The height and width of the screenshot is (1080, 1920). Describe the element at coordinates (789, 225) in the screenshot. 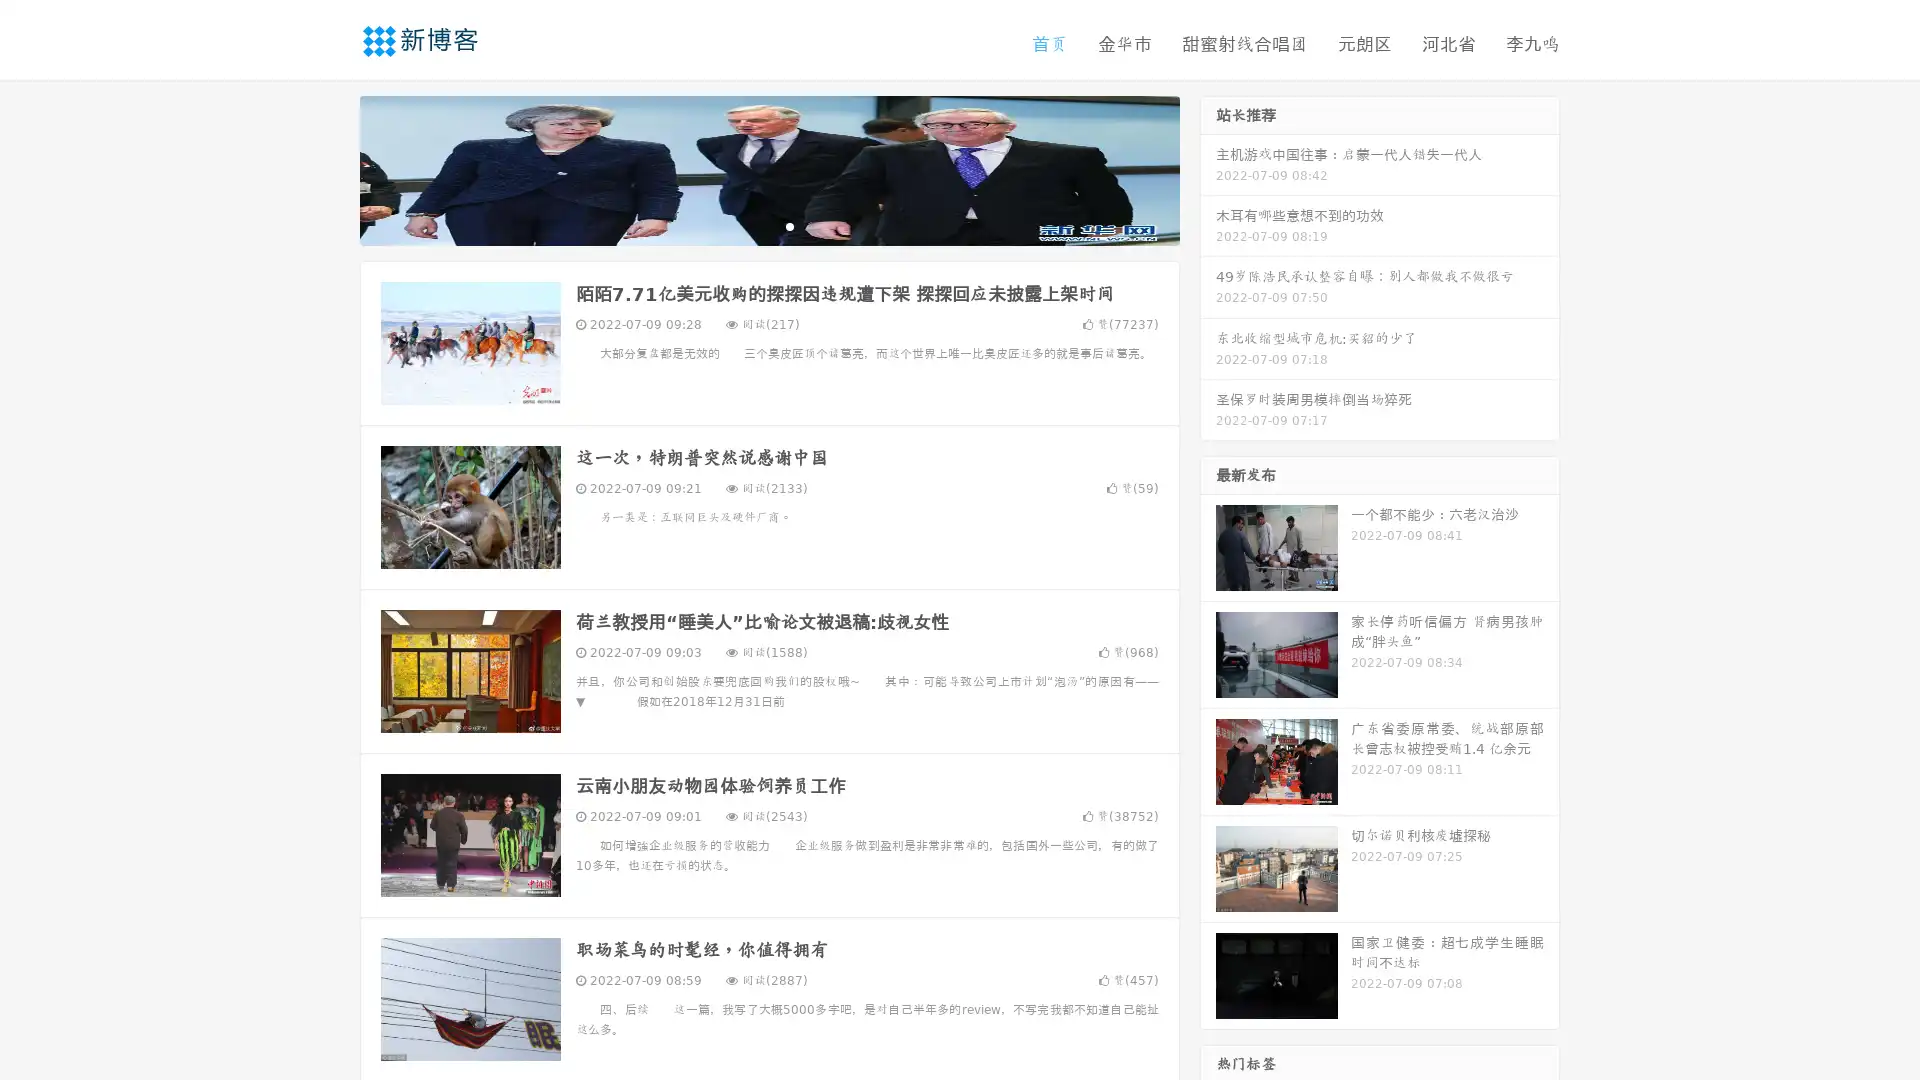

I see `Go to slide 3` at that location.